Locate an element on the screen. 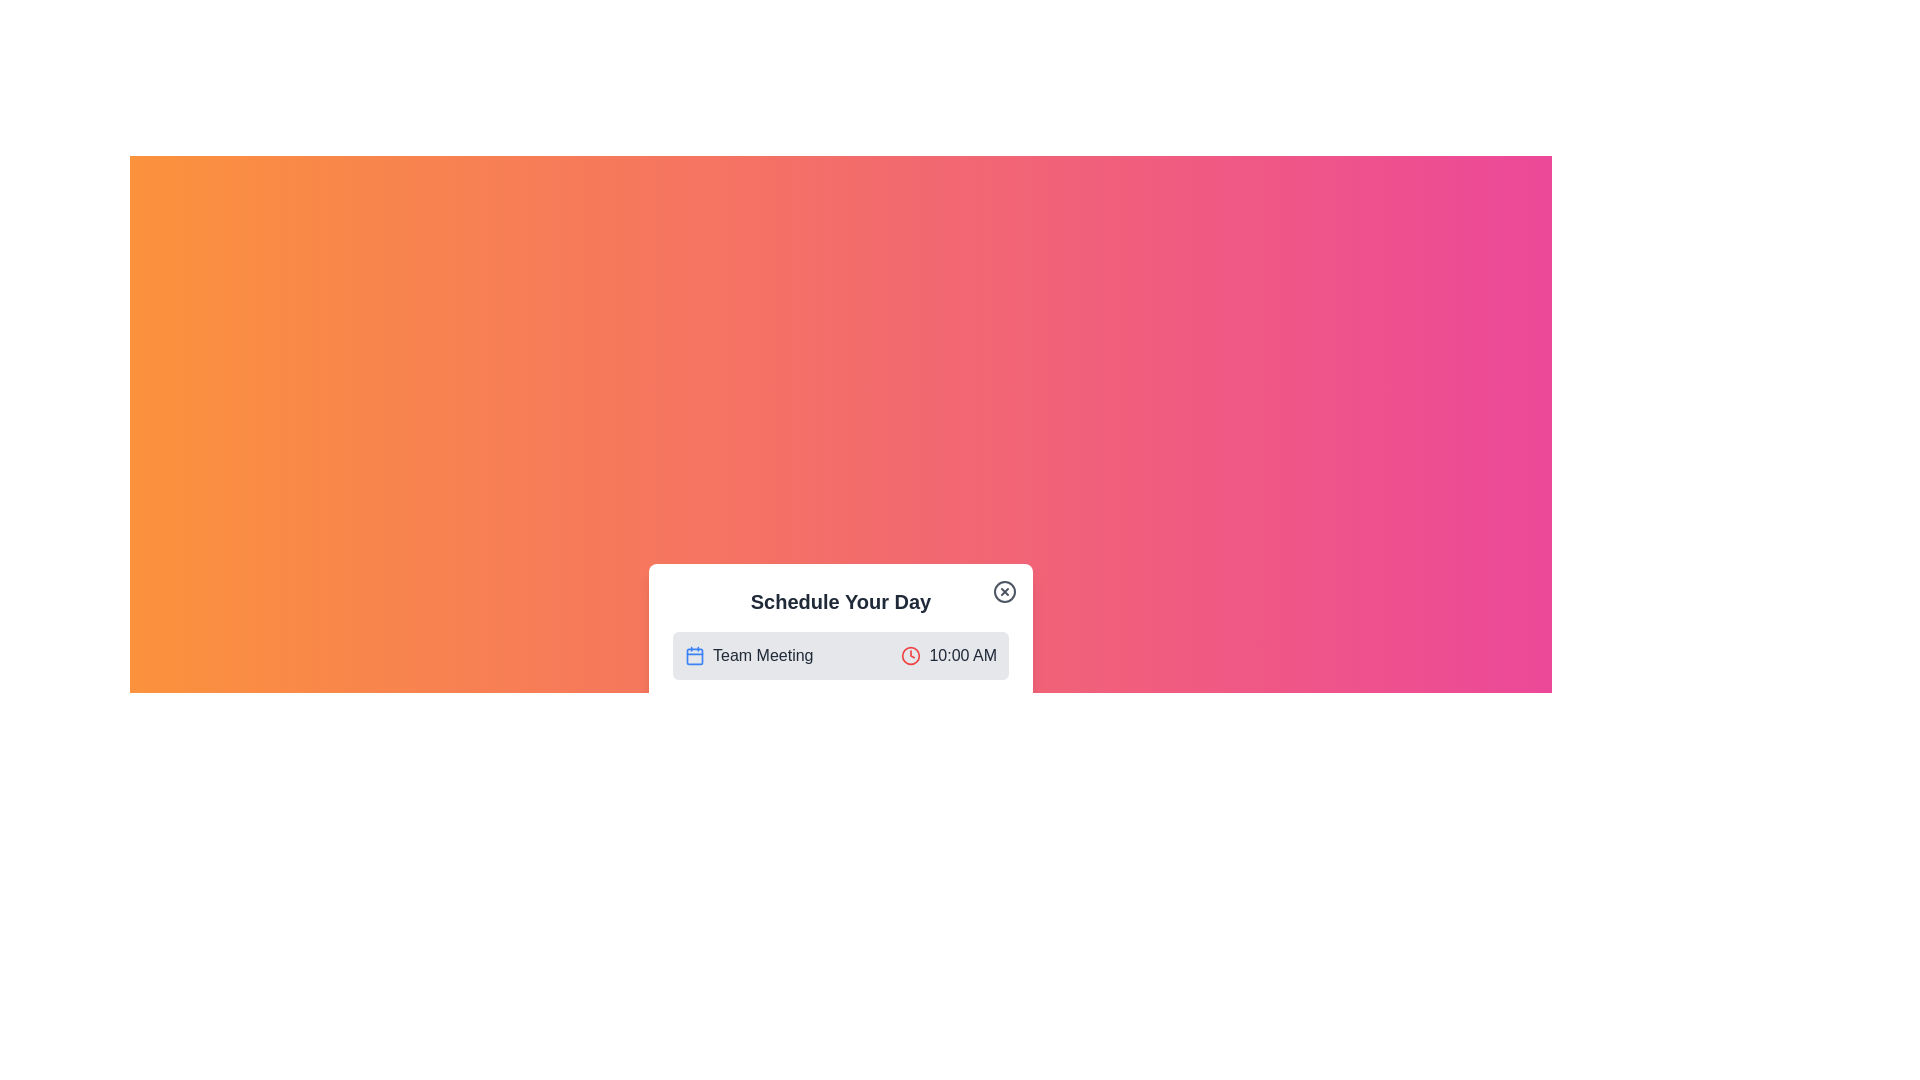 The image size is (1920, 1080). the text label that identifies the event as 'Team Meeting', located in the middle of a pop-up card labeled 'Schedule Your Day' is located at coordinates (762, 655).